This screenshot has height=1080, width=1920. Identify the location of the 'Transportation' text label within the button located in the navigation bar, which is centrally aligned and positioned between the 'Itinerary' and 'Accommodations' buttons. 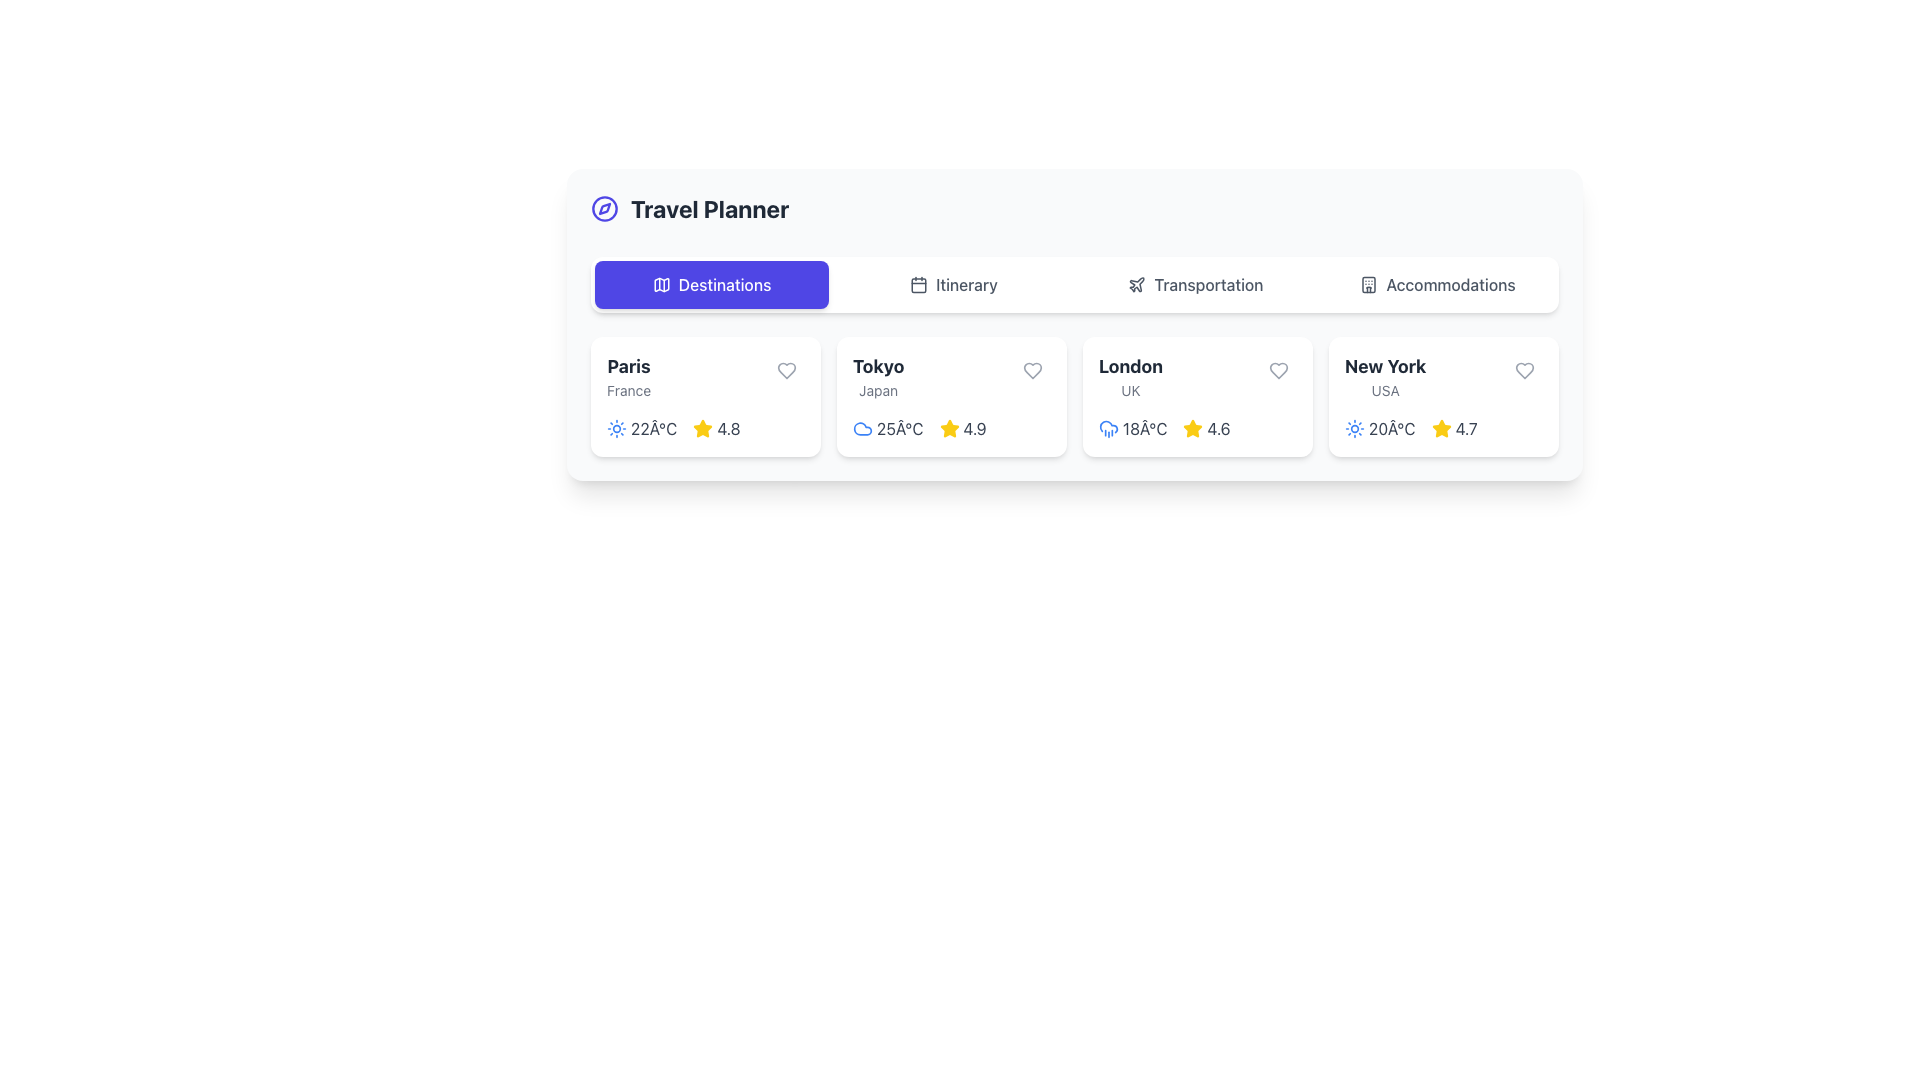
(1208, 285).